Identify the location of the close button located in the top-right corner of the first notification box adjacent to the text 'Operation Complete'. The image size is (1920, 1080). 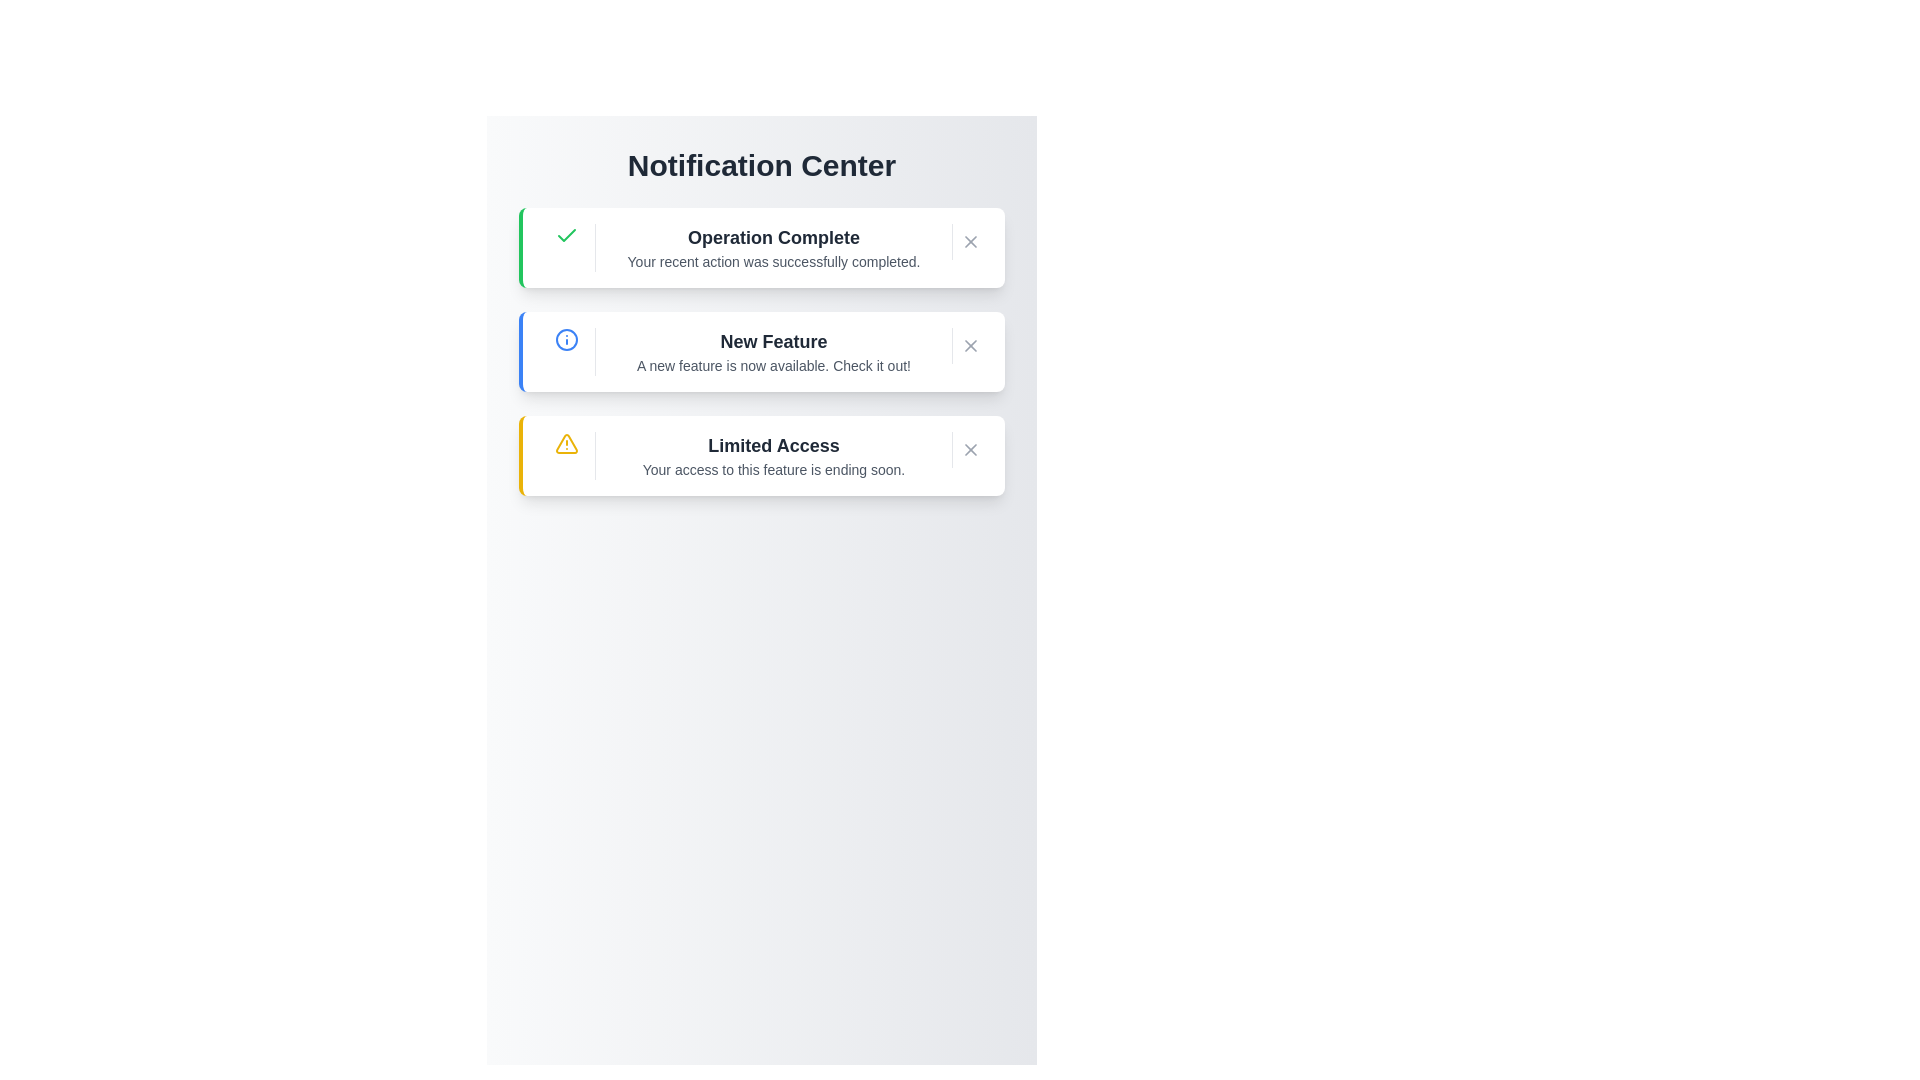
(970, 241).